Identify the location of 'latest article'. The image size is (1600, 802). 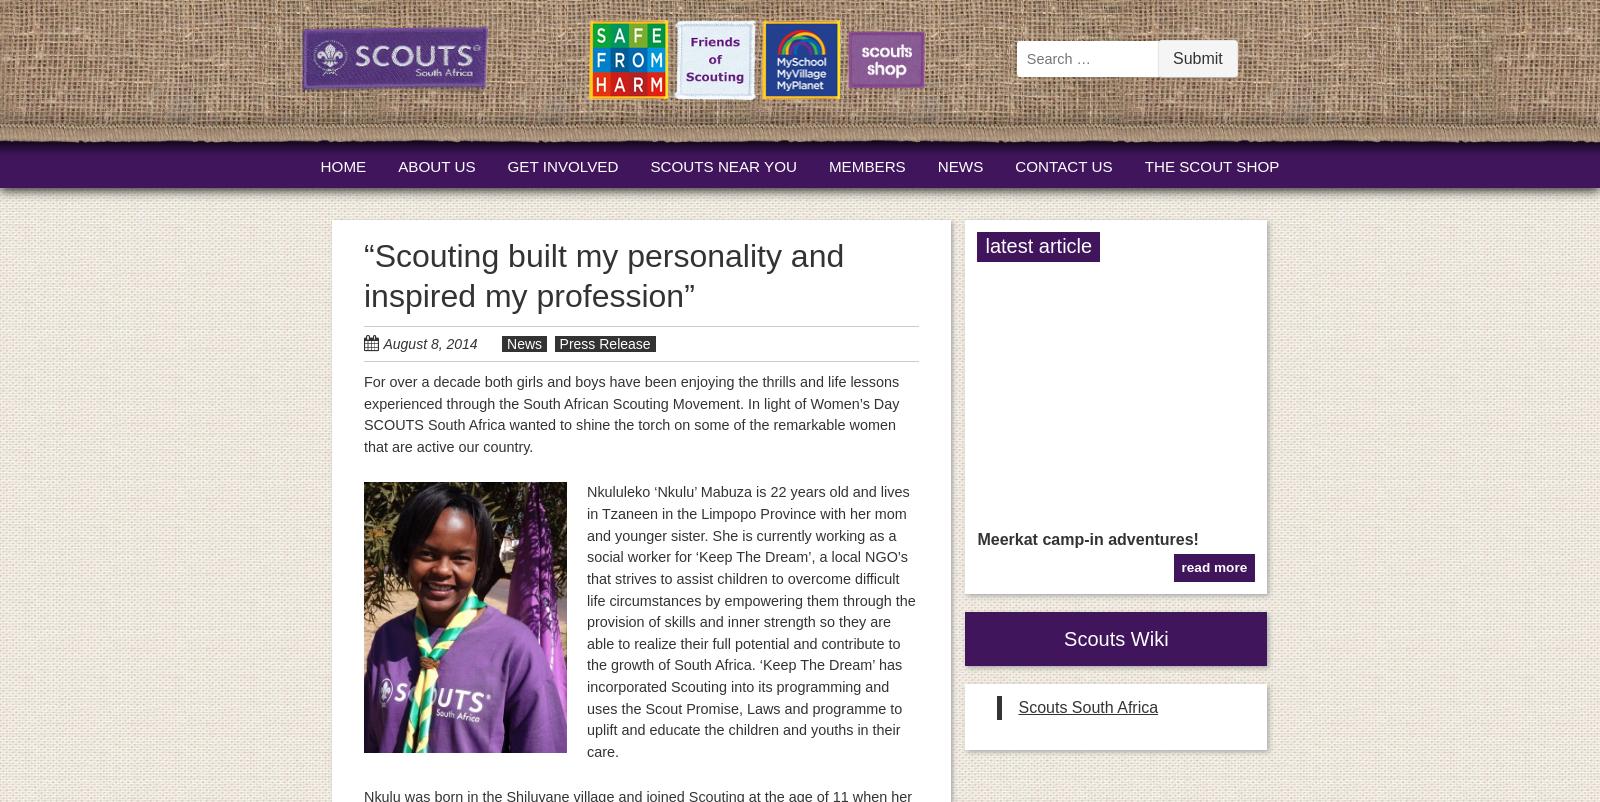
(1038, 245).